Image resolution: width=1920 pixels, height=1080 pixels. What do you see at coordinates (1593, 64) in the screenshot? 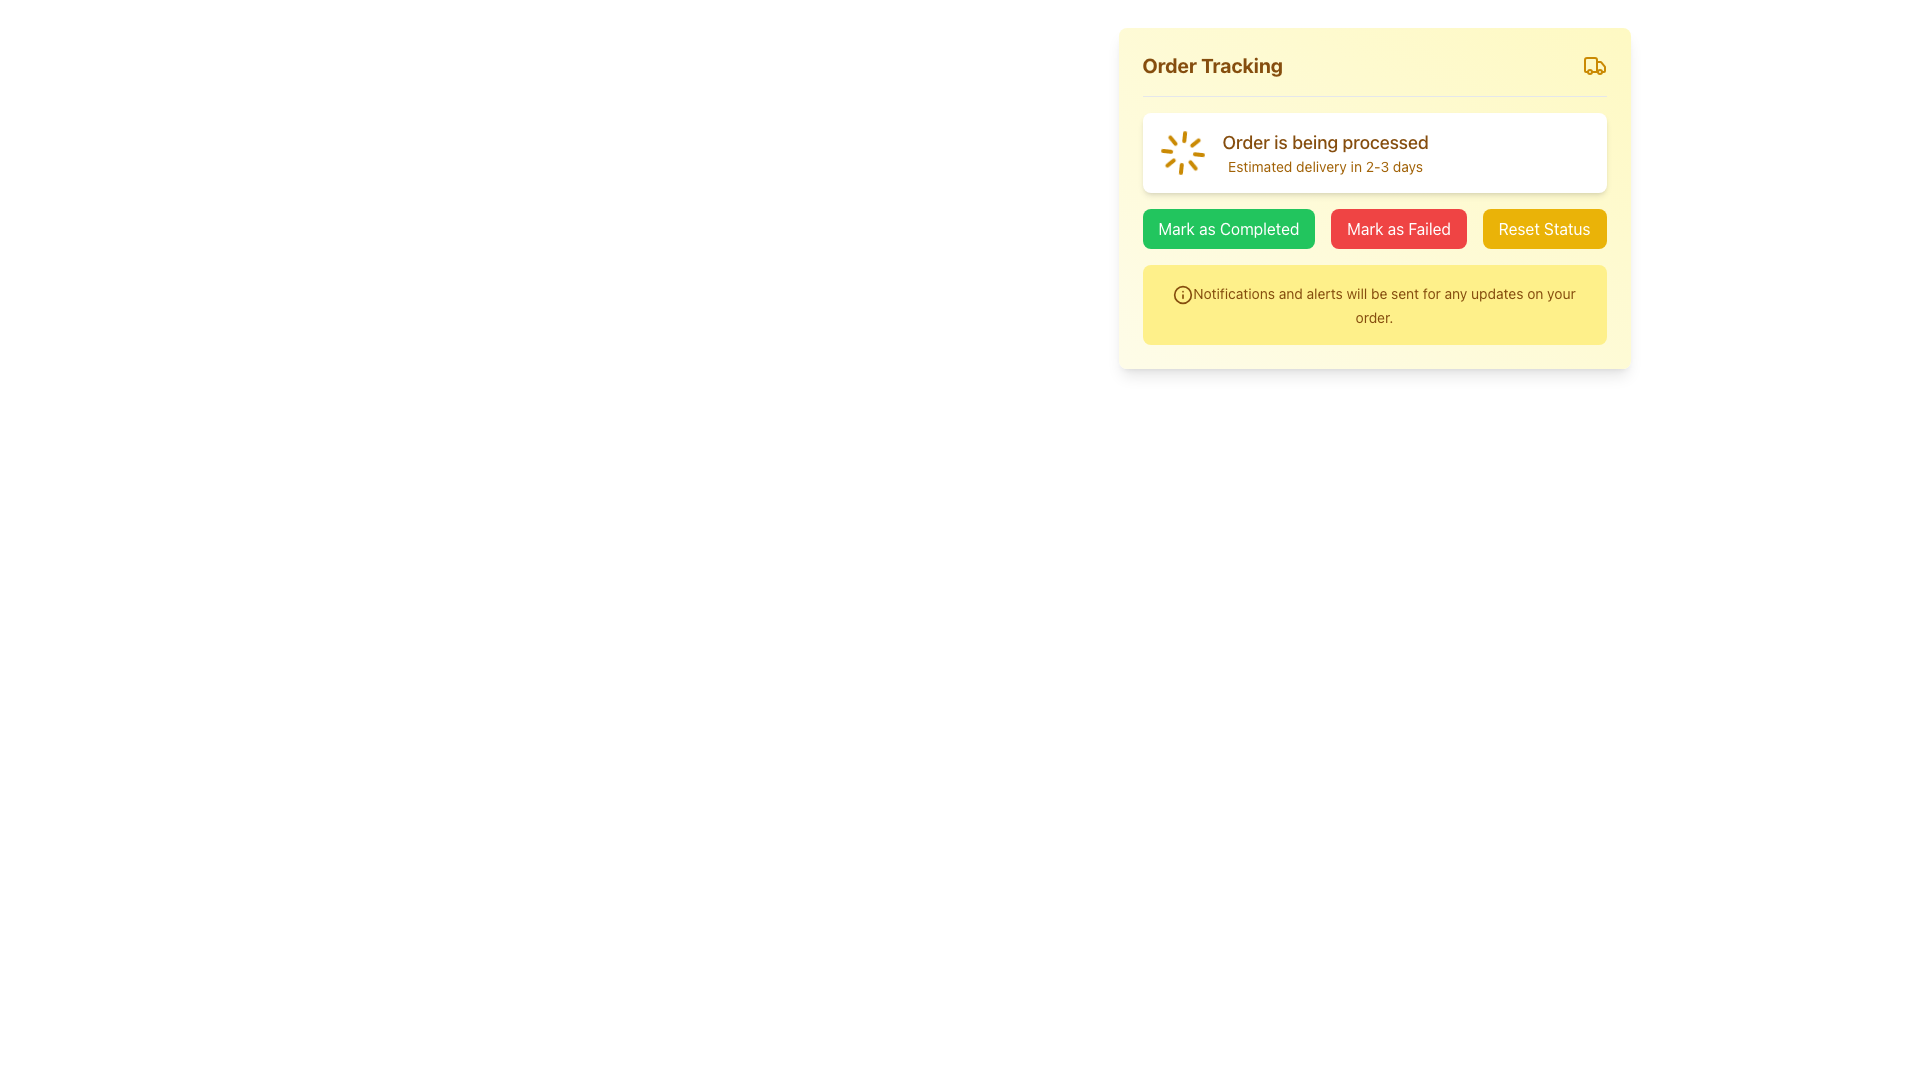
I see `the decorative icon in the top-right corner of the 'Order Tracking' section, which is located next to the 'Order Tracking' text` at bounding box center [1593, 64].